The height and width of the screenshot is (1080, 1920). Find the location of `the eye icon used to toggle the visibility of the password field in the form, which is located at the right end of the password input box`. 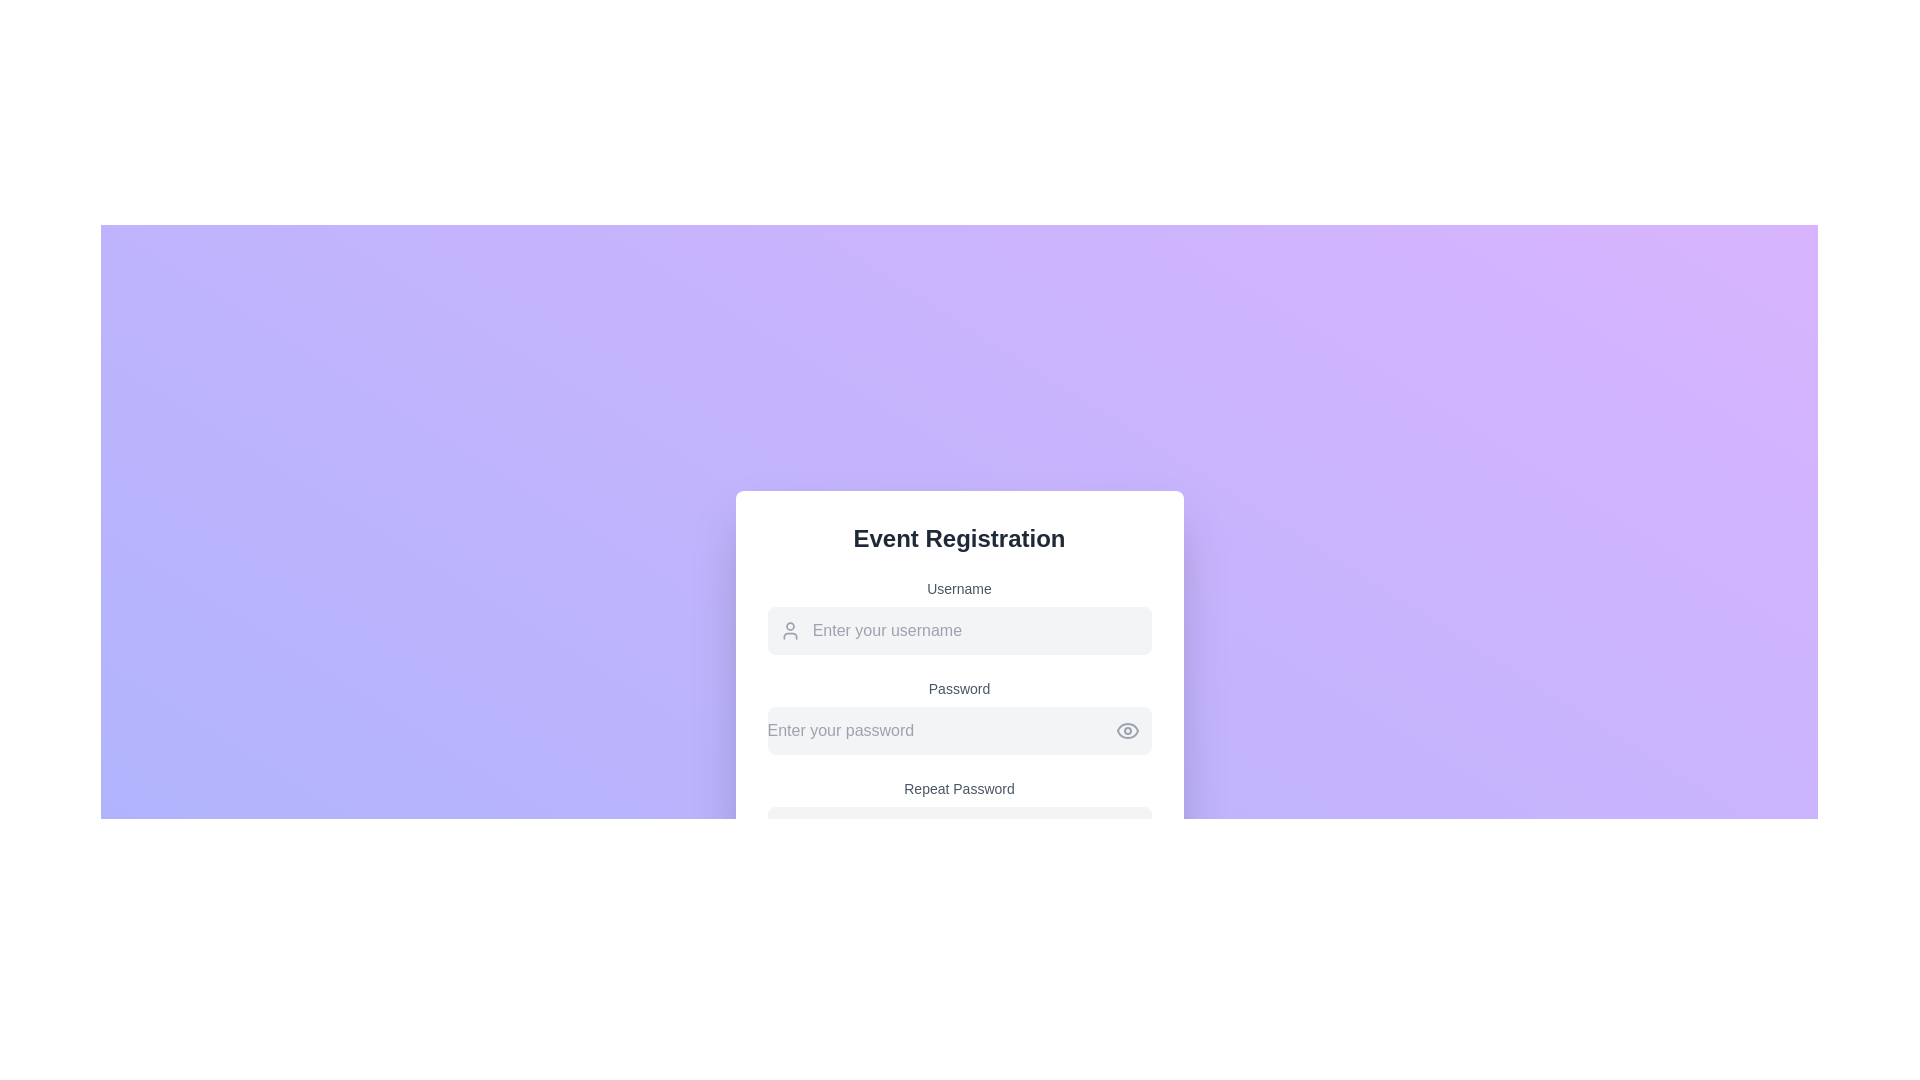

the eye icon used to toggle the visibility of the password field in the form, which is located at the right end of the password input box is located at coordinates (1127, 731).